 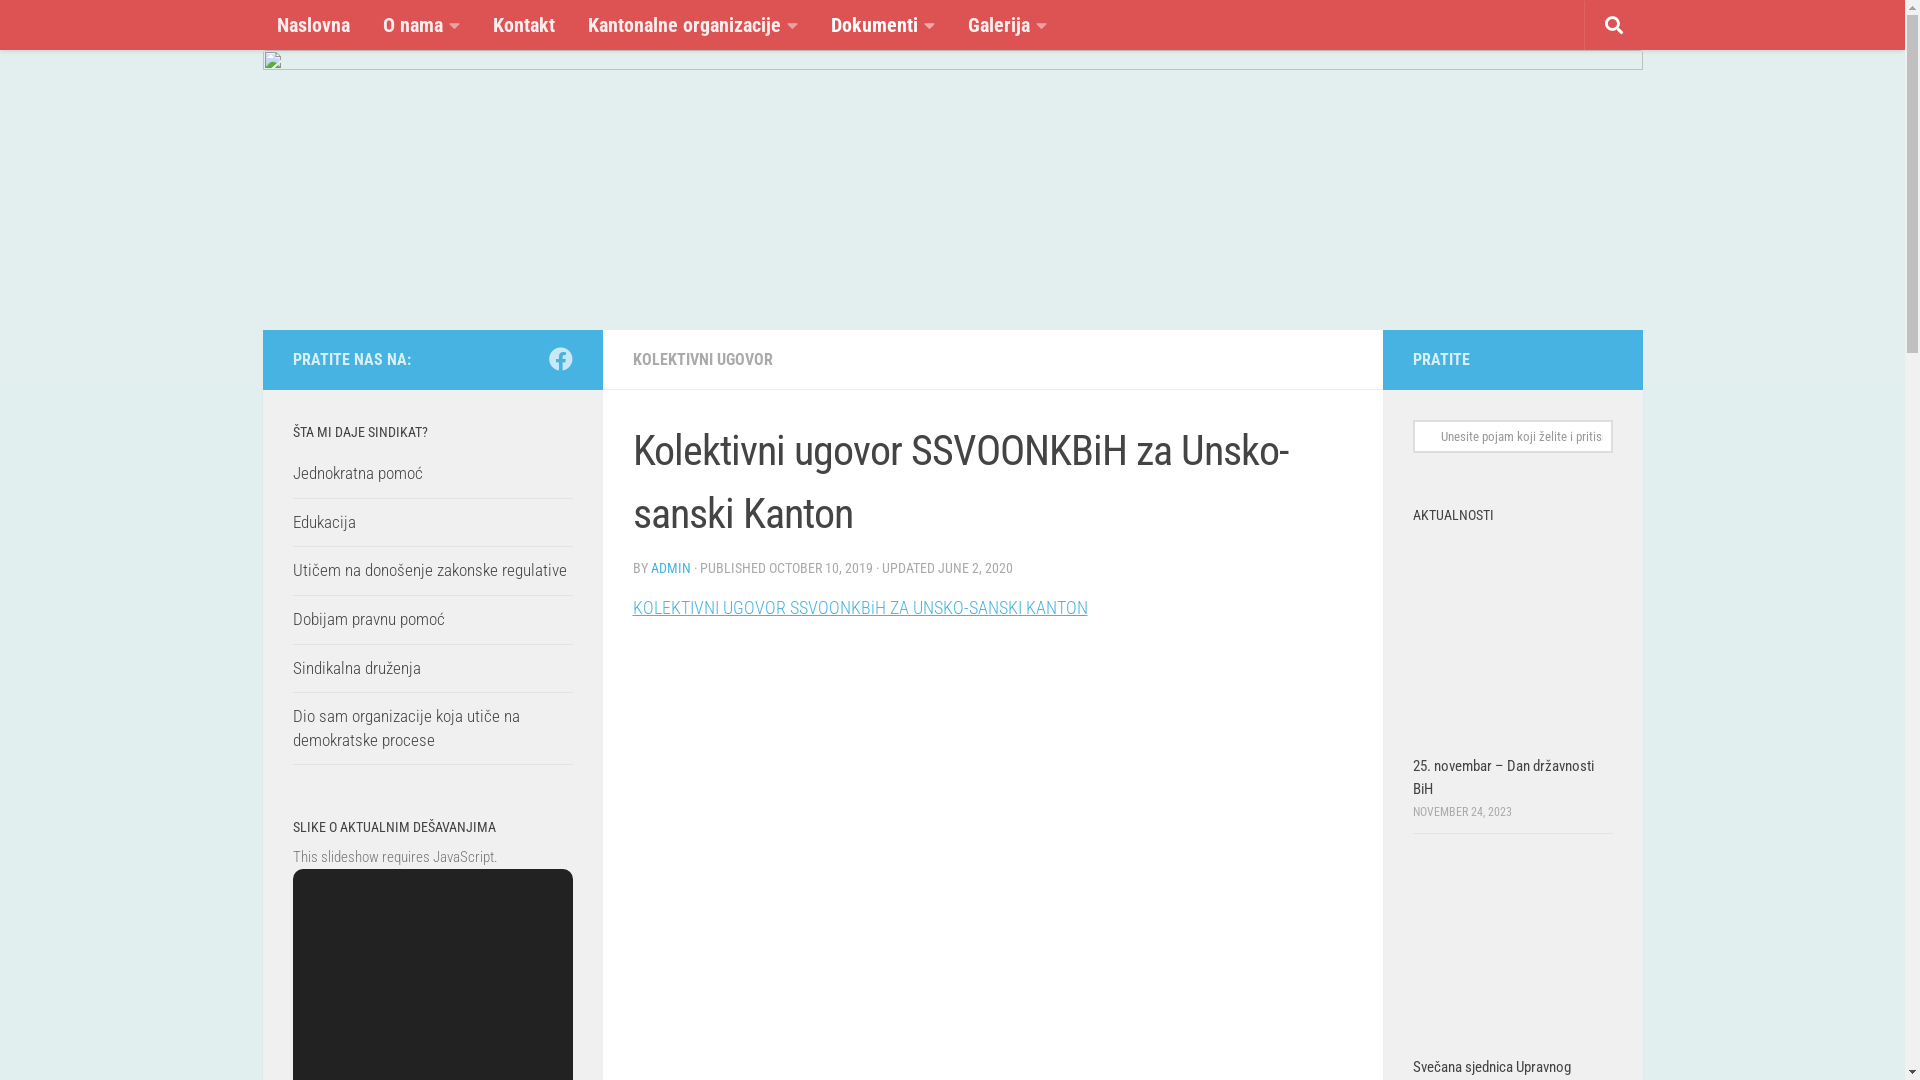 I want to click on 'ADMIN', so click(x=670, y=567).